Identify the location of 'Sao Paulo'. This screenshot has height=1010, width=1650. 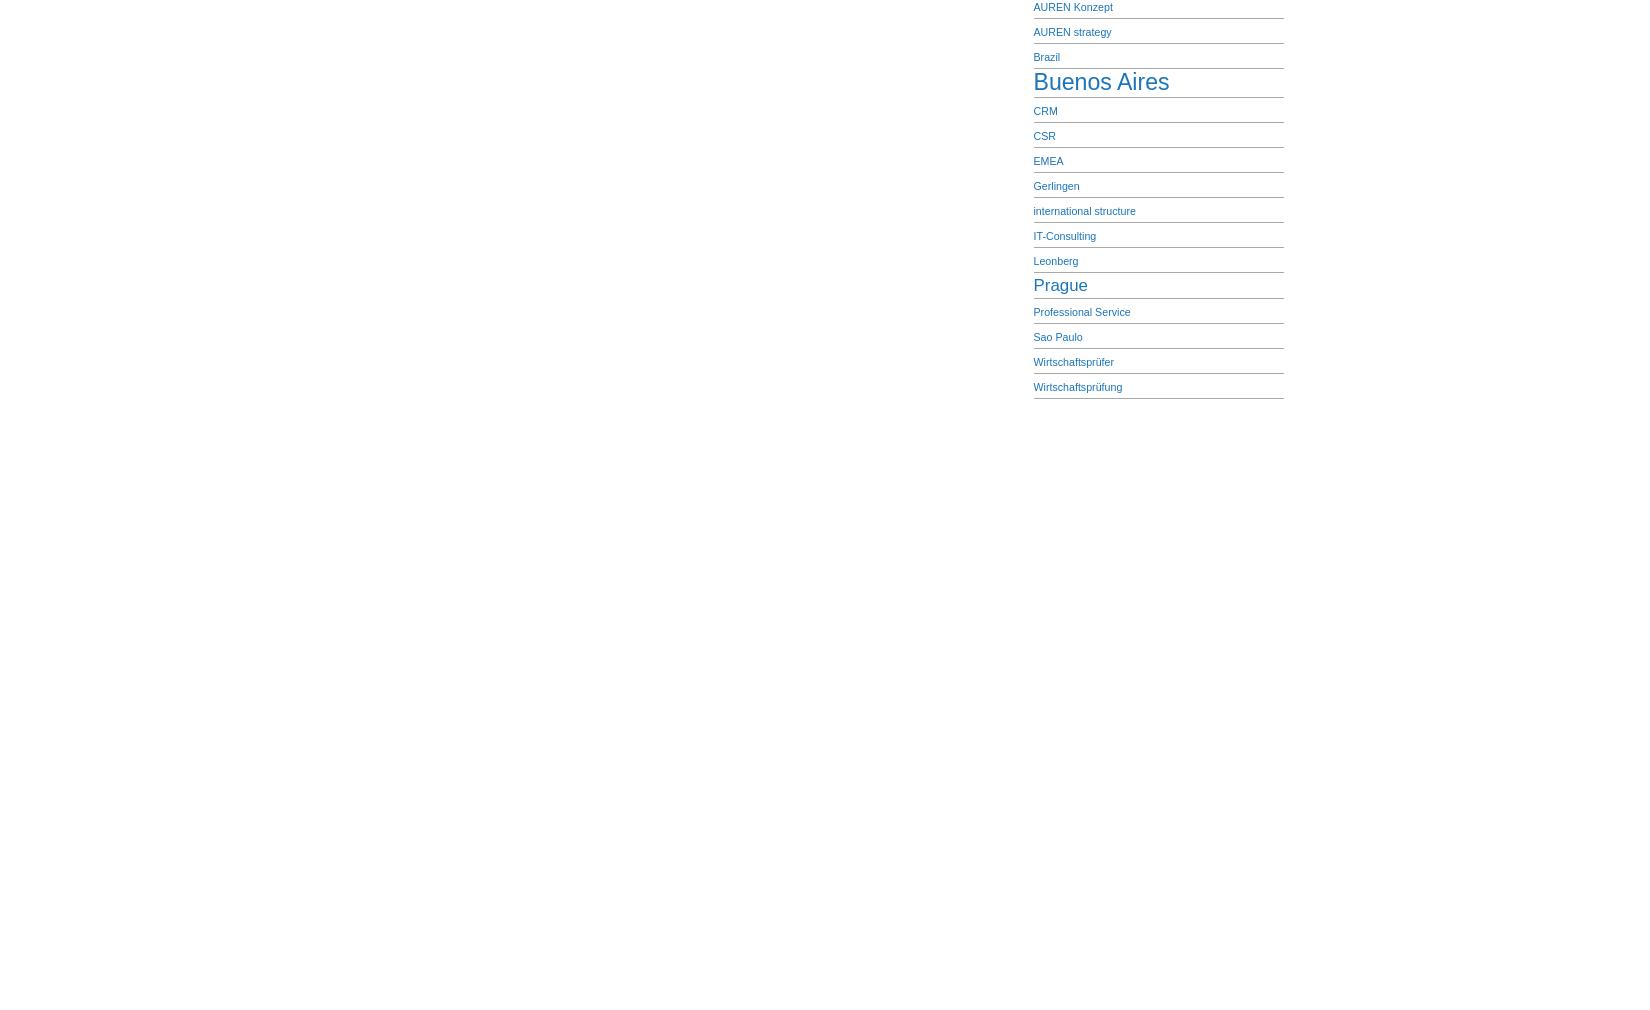
(1057, 336).